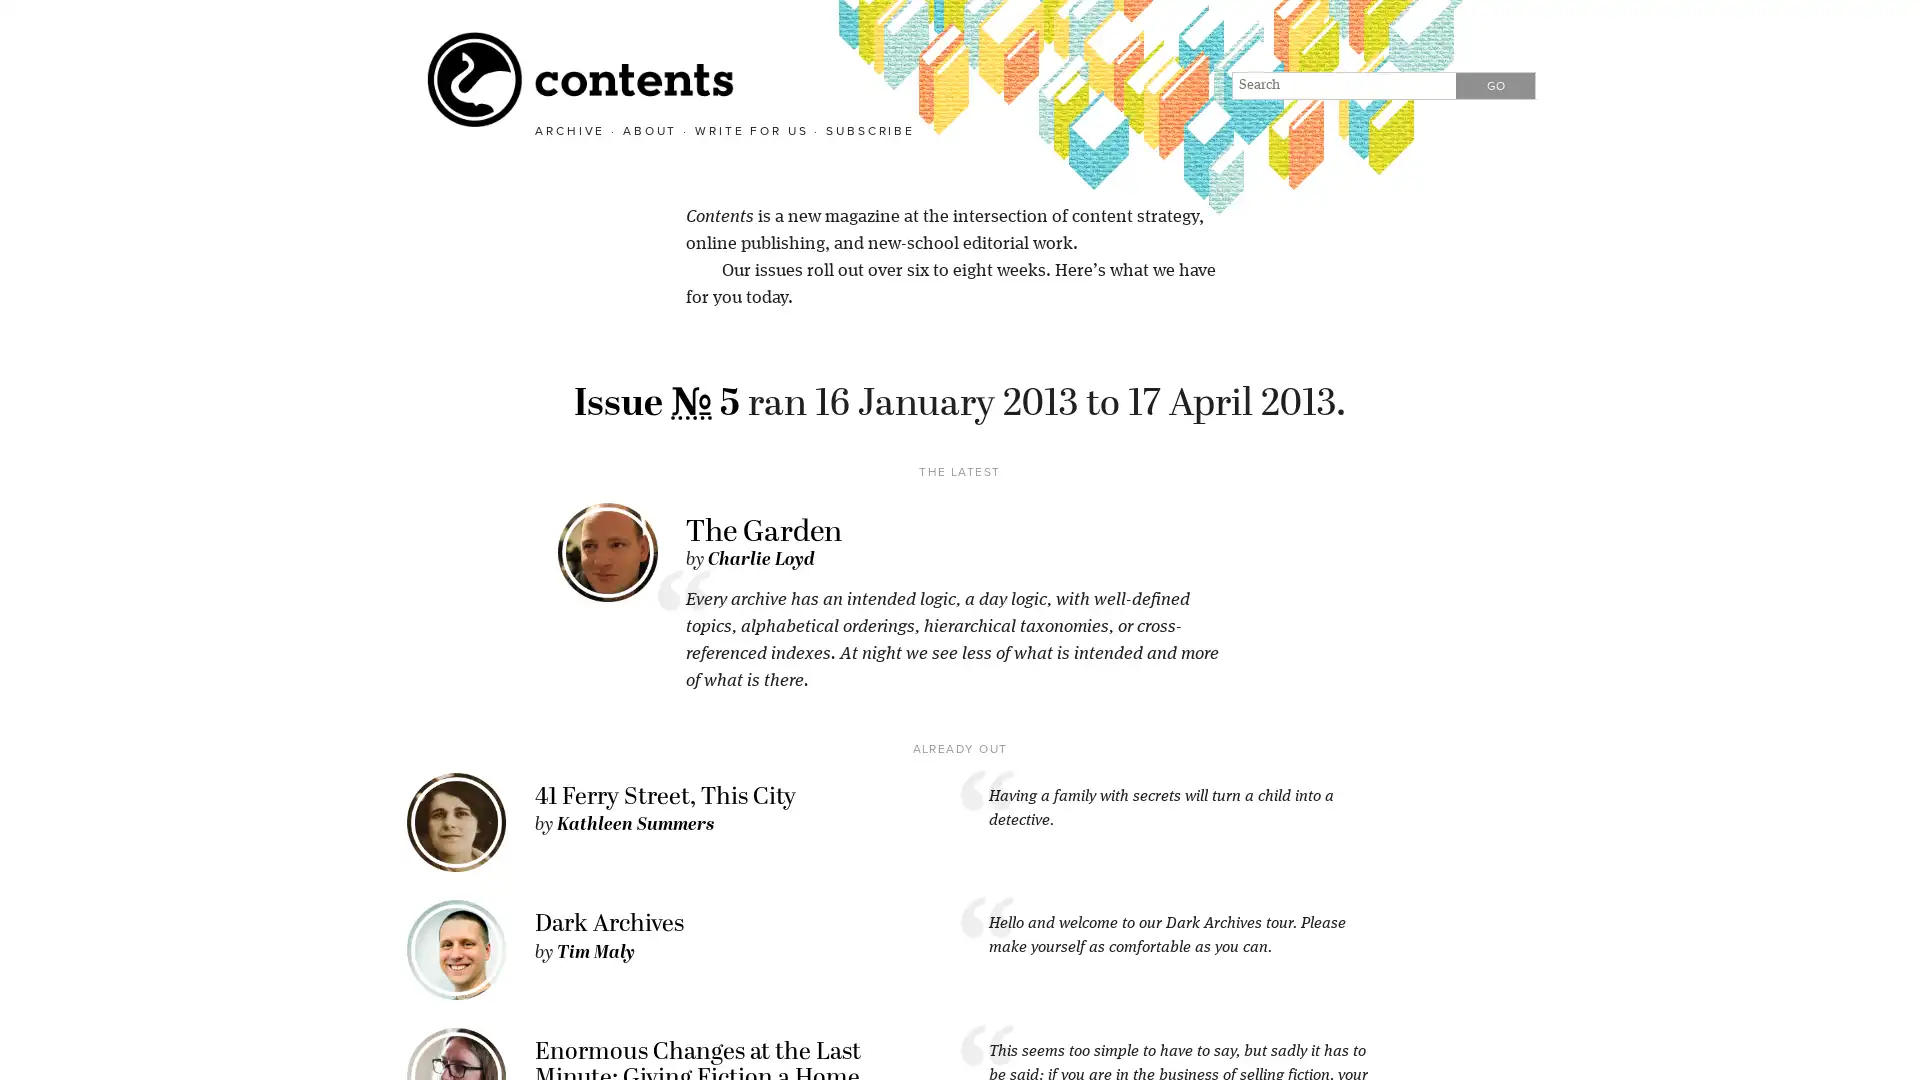  Describe the element at coordinates (1495, 84) in the screenshot. I see `Go` at that location.